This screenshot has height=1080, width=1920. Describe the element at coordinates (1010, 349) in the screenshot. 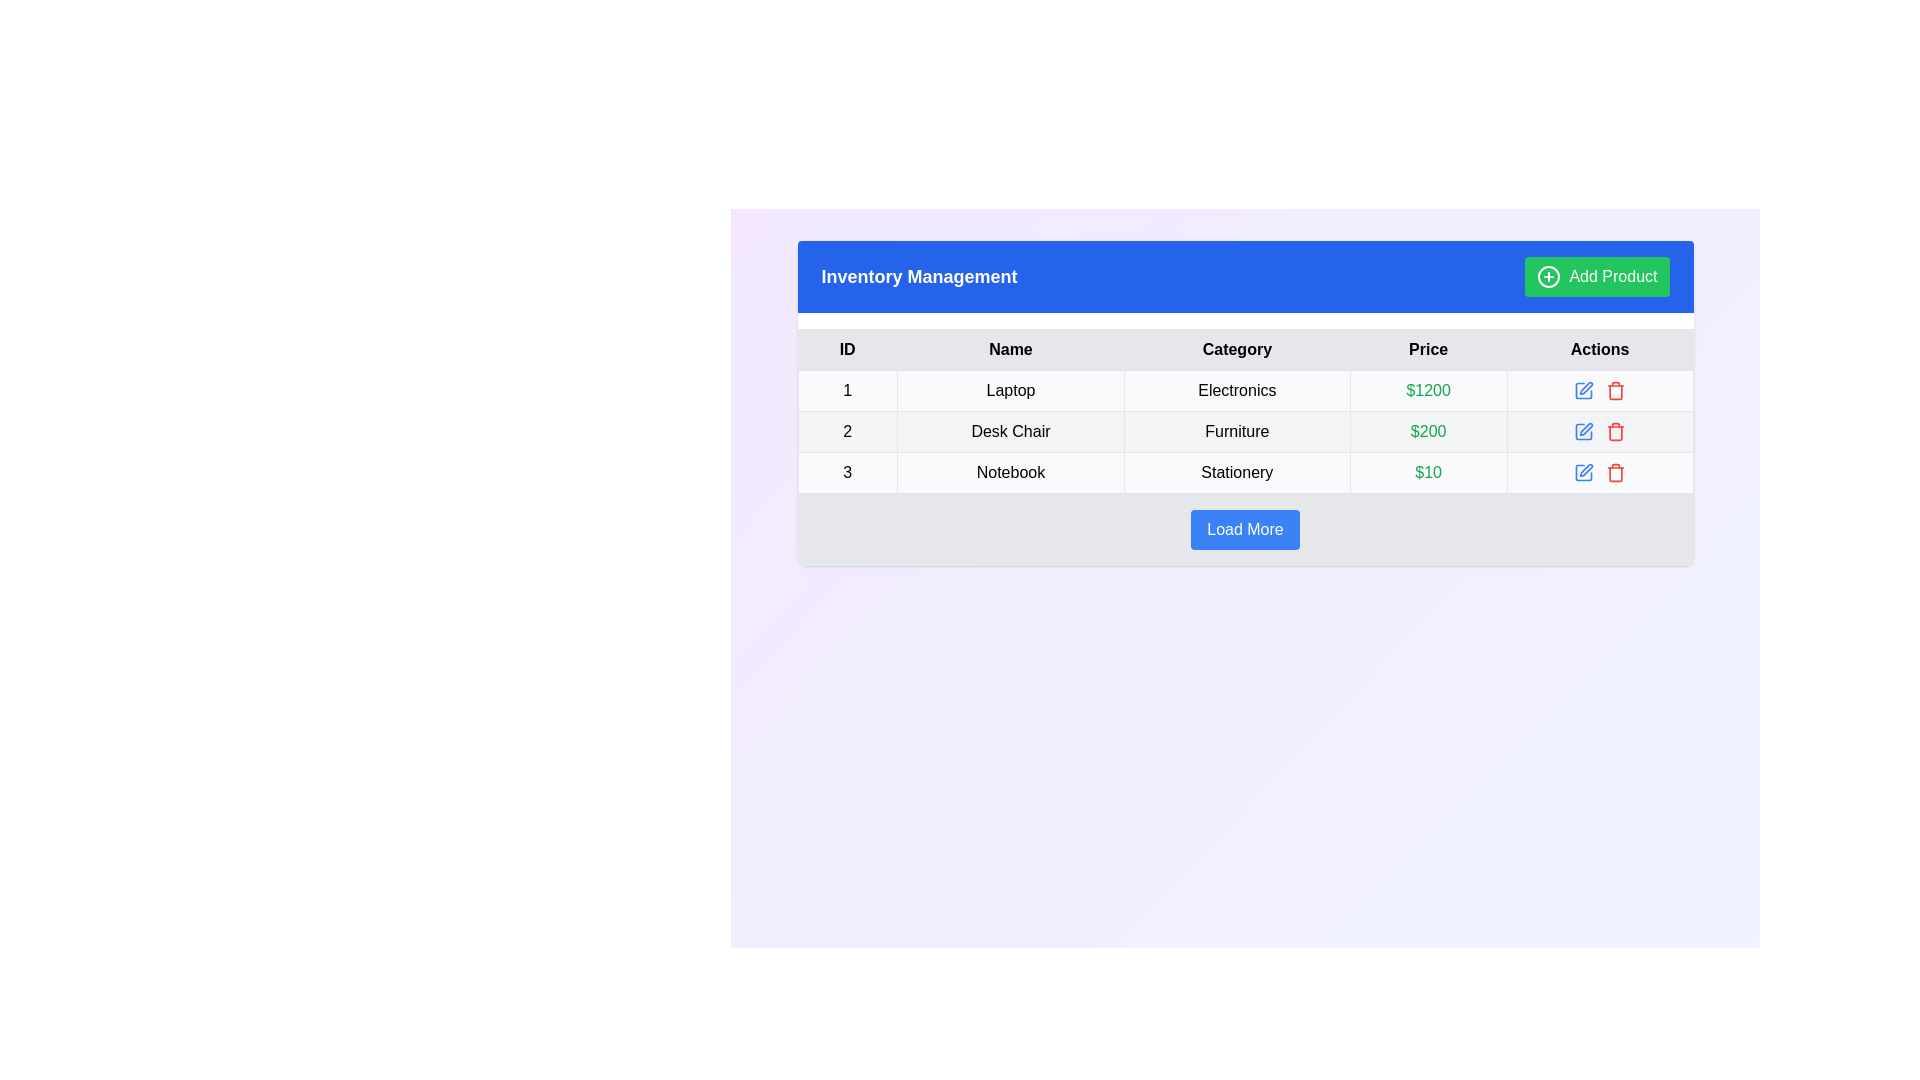

I see `the 'Name' column header cell in the table, which is the second header between 'ID' and 'Category'` at that location.